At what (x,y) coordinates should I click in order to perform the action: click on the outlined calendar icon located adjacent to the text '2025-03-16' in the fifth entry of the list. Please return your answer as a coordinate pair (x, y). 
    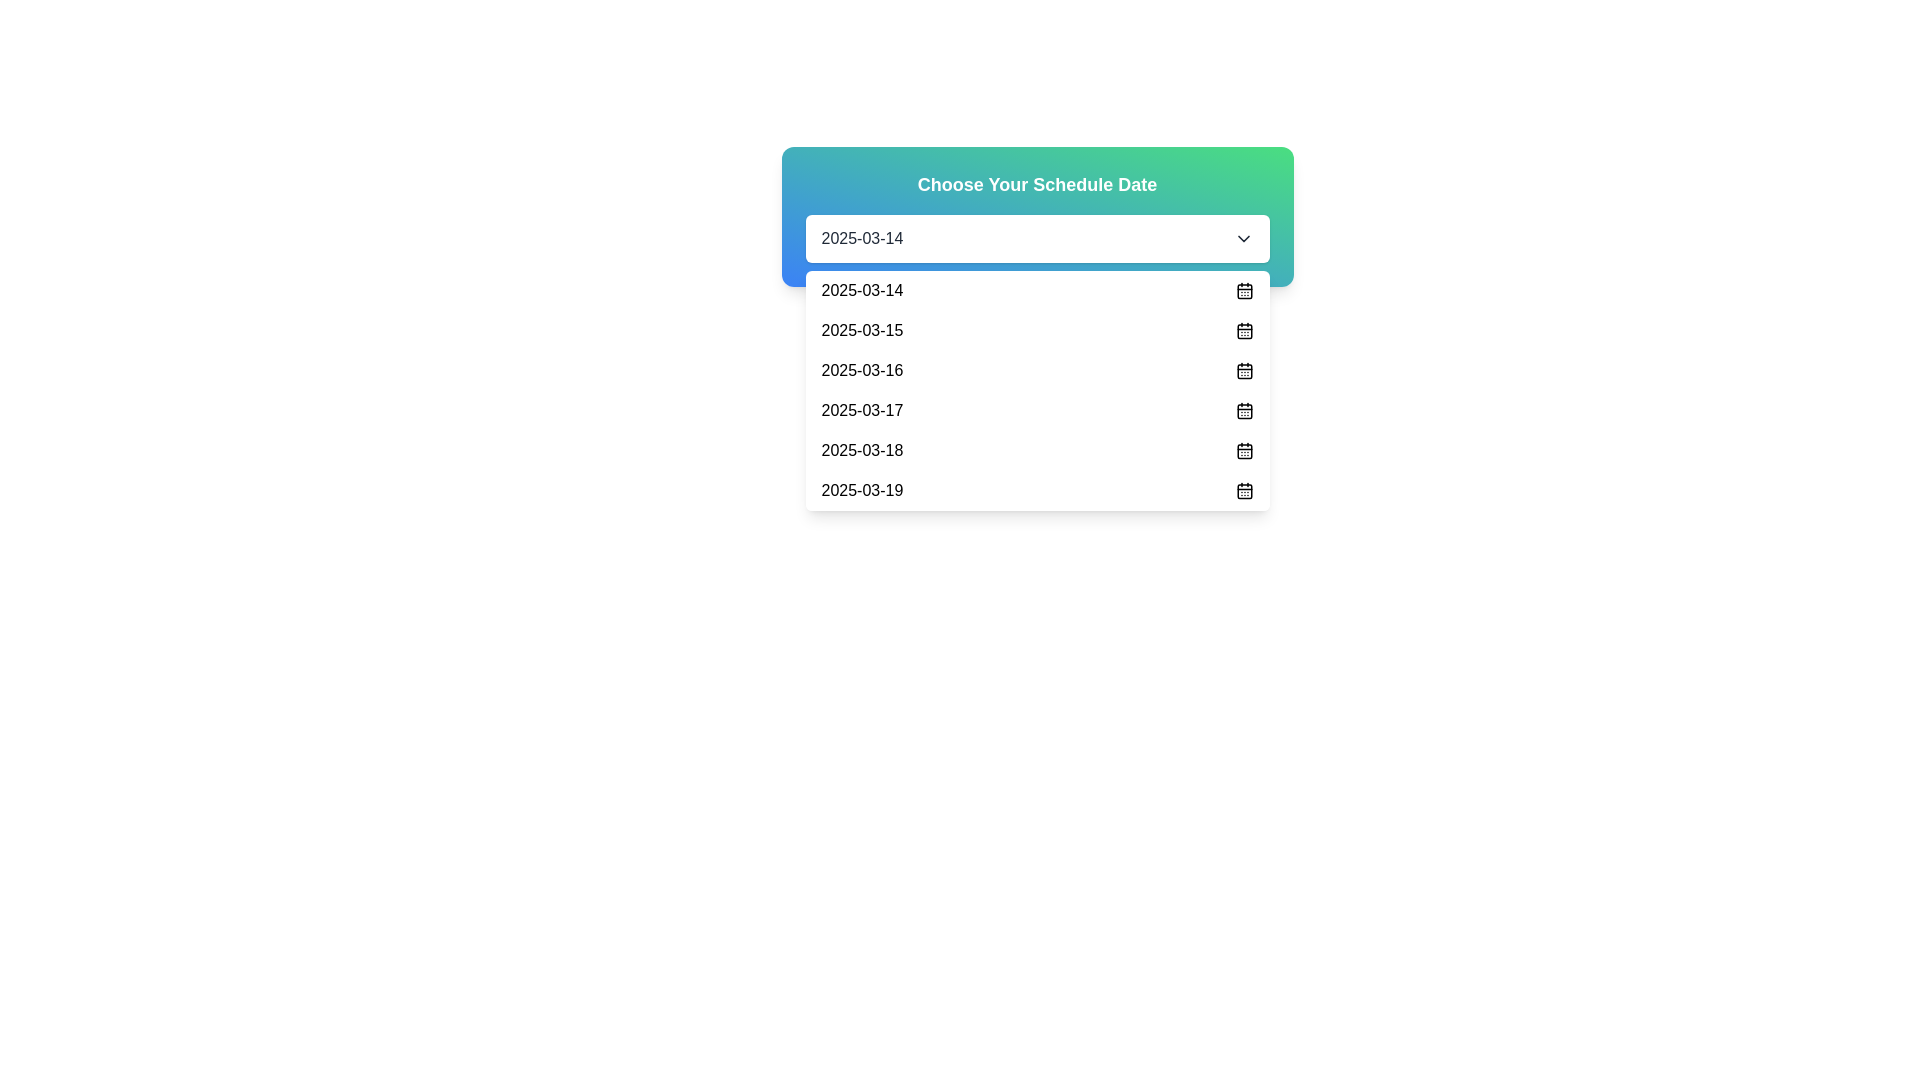
    Looking at the image, I should click on (1243, 370).